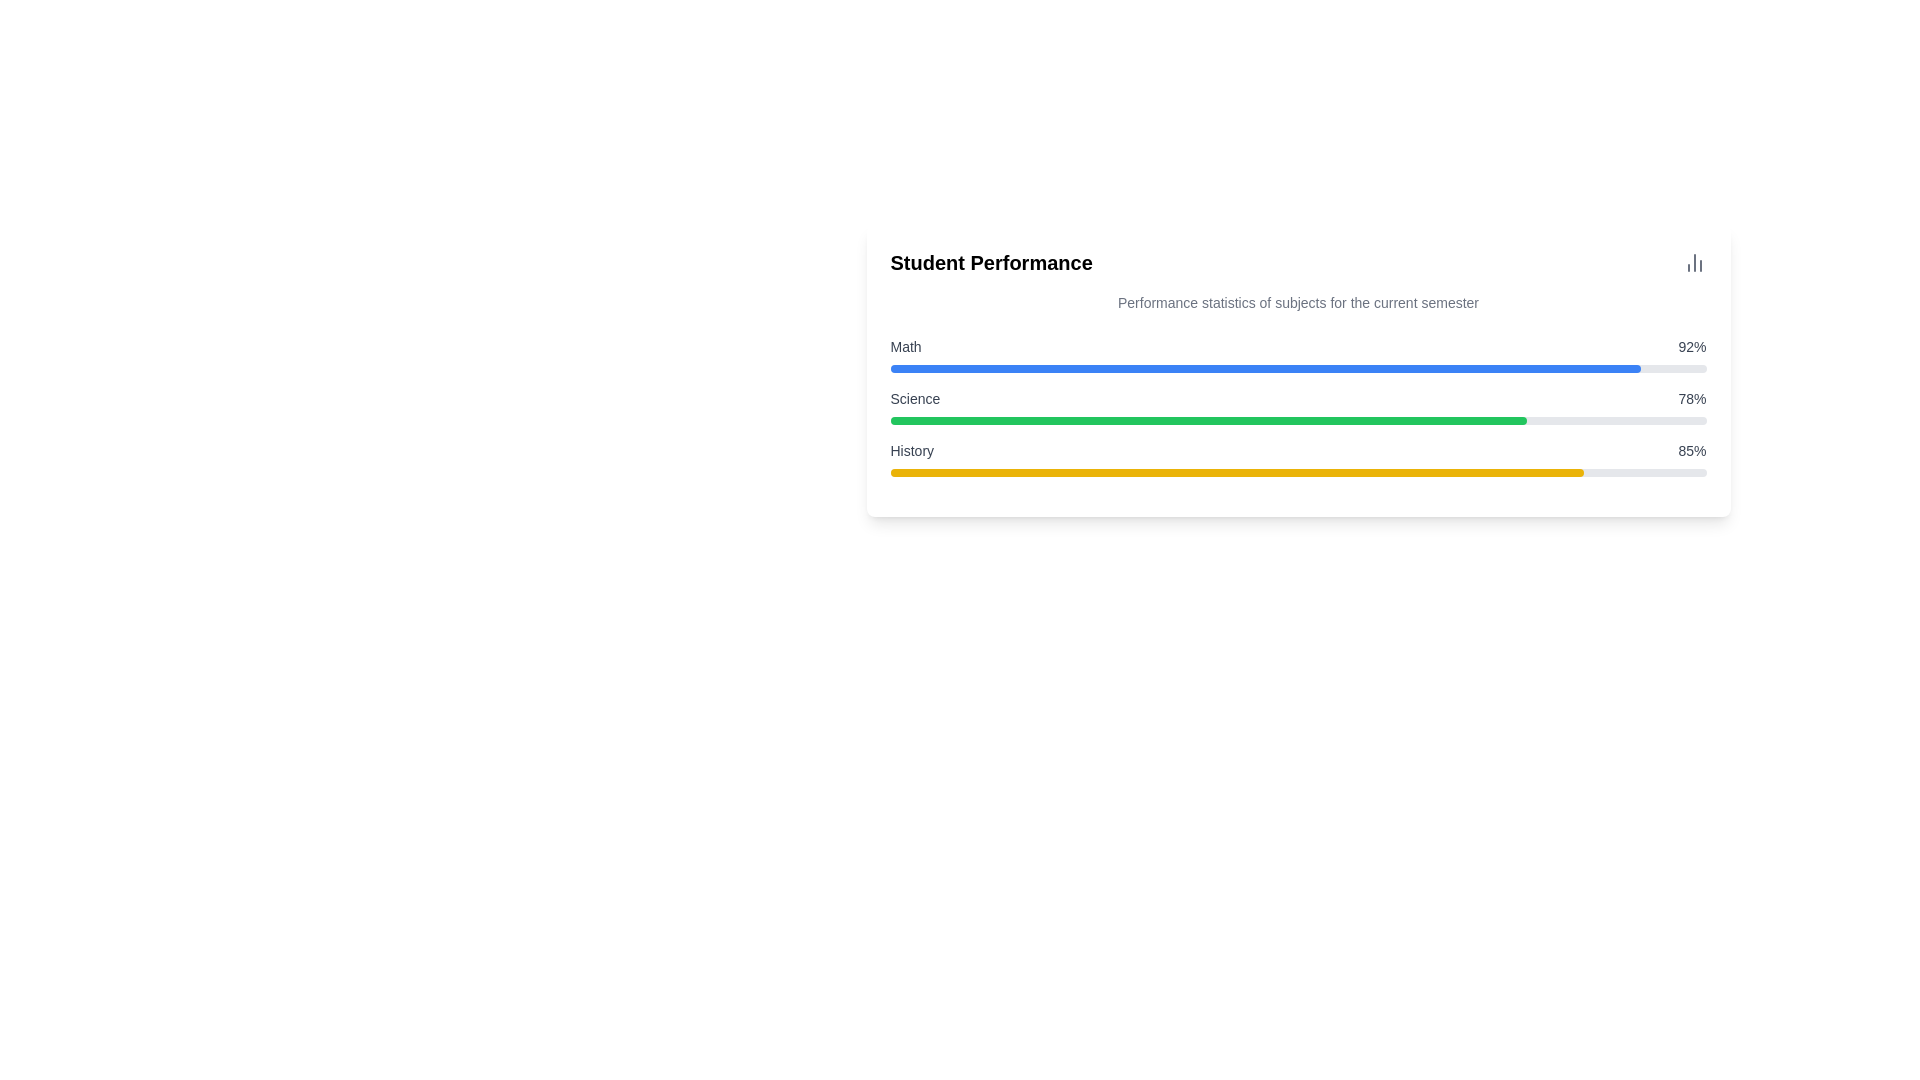 This screenshot has height=1080, width=1920. What do you see at coordinates (1298, 406) in the screenshot?
I see `the performance metric component for 'Science', which includes a text and a progress bar` at bounding box center [1298, 406].